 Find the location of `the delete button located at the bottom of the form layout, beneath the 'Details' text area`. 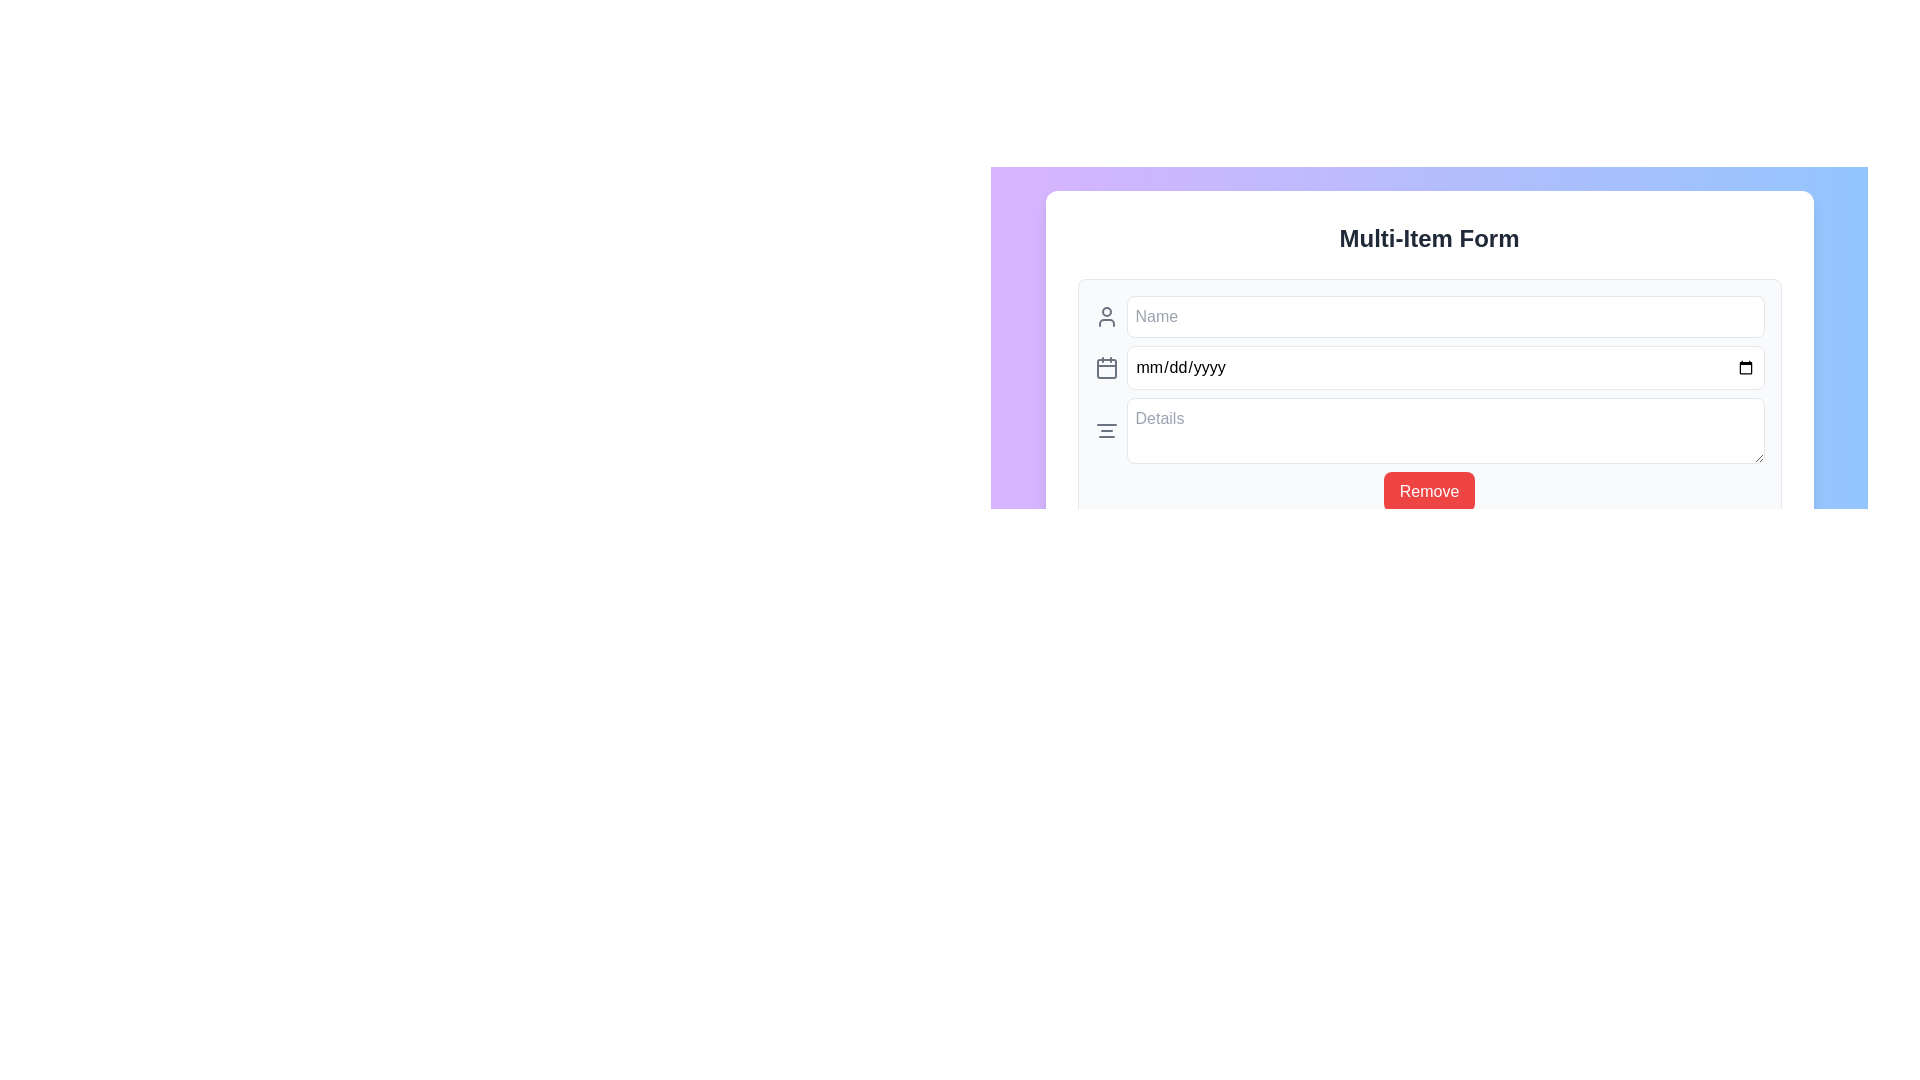

the delete button located at the bottom of the form layout, beneath the 'Details' text area is located at coordinates (1428, 492).